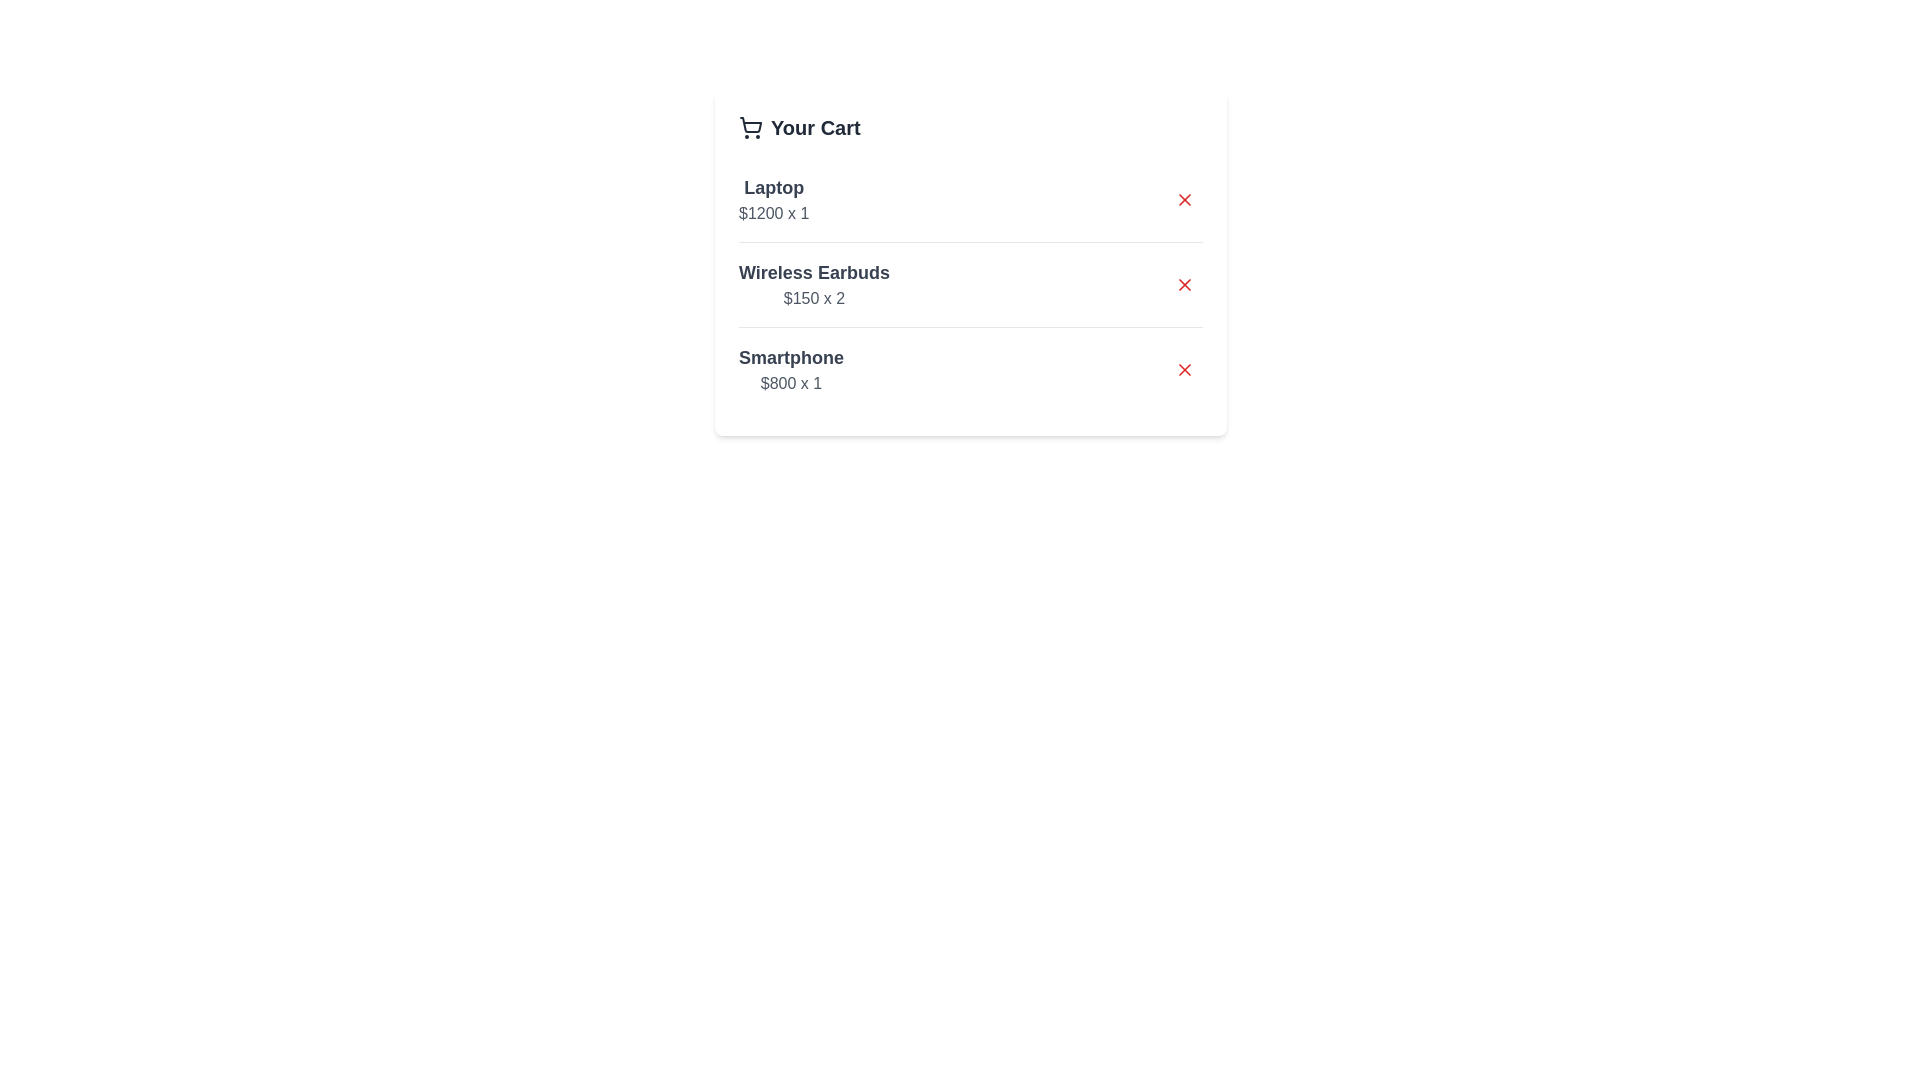 This screenshot has width=1920, height=1080. I want to click on the remove button for the item 'Smartphone', so click(1185, 370).